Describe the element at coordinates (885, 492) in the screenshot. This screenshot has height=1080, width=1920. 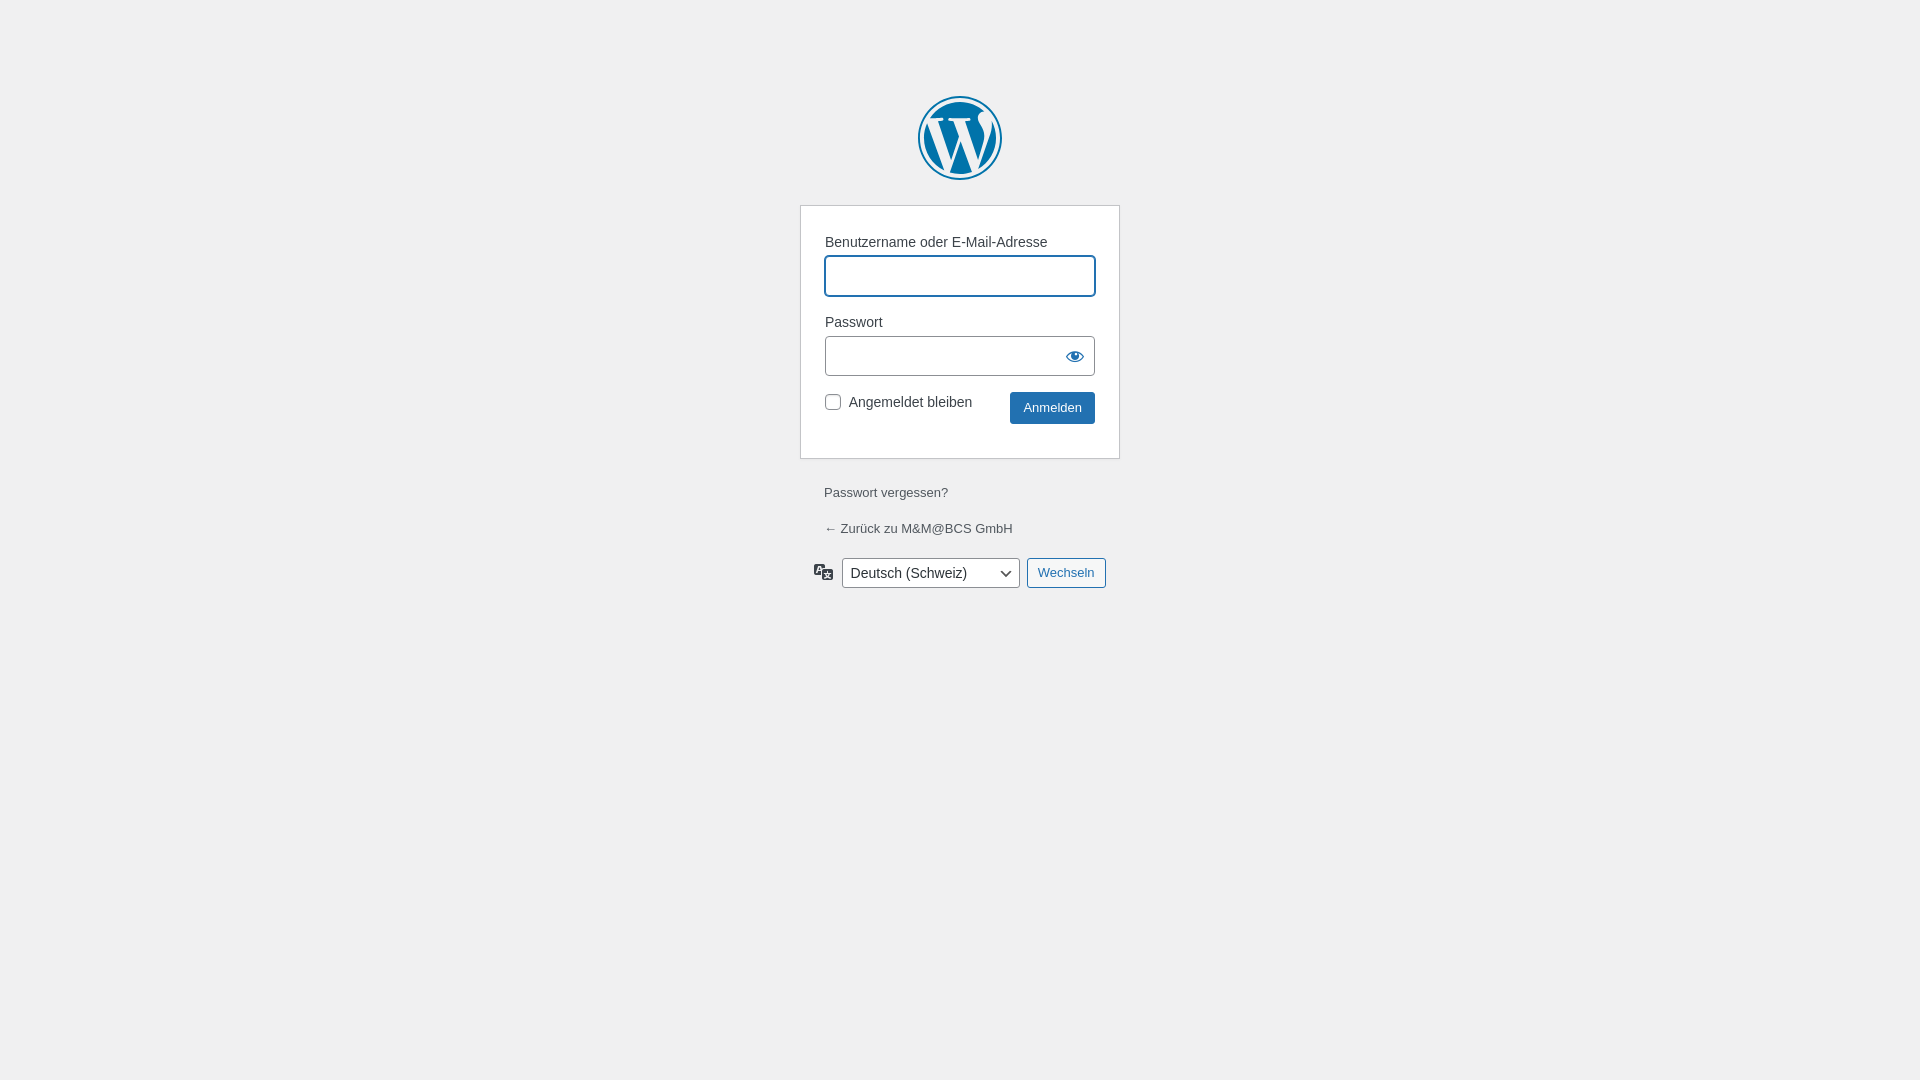
I see `'Passwort vergessen?'` at that location.